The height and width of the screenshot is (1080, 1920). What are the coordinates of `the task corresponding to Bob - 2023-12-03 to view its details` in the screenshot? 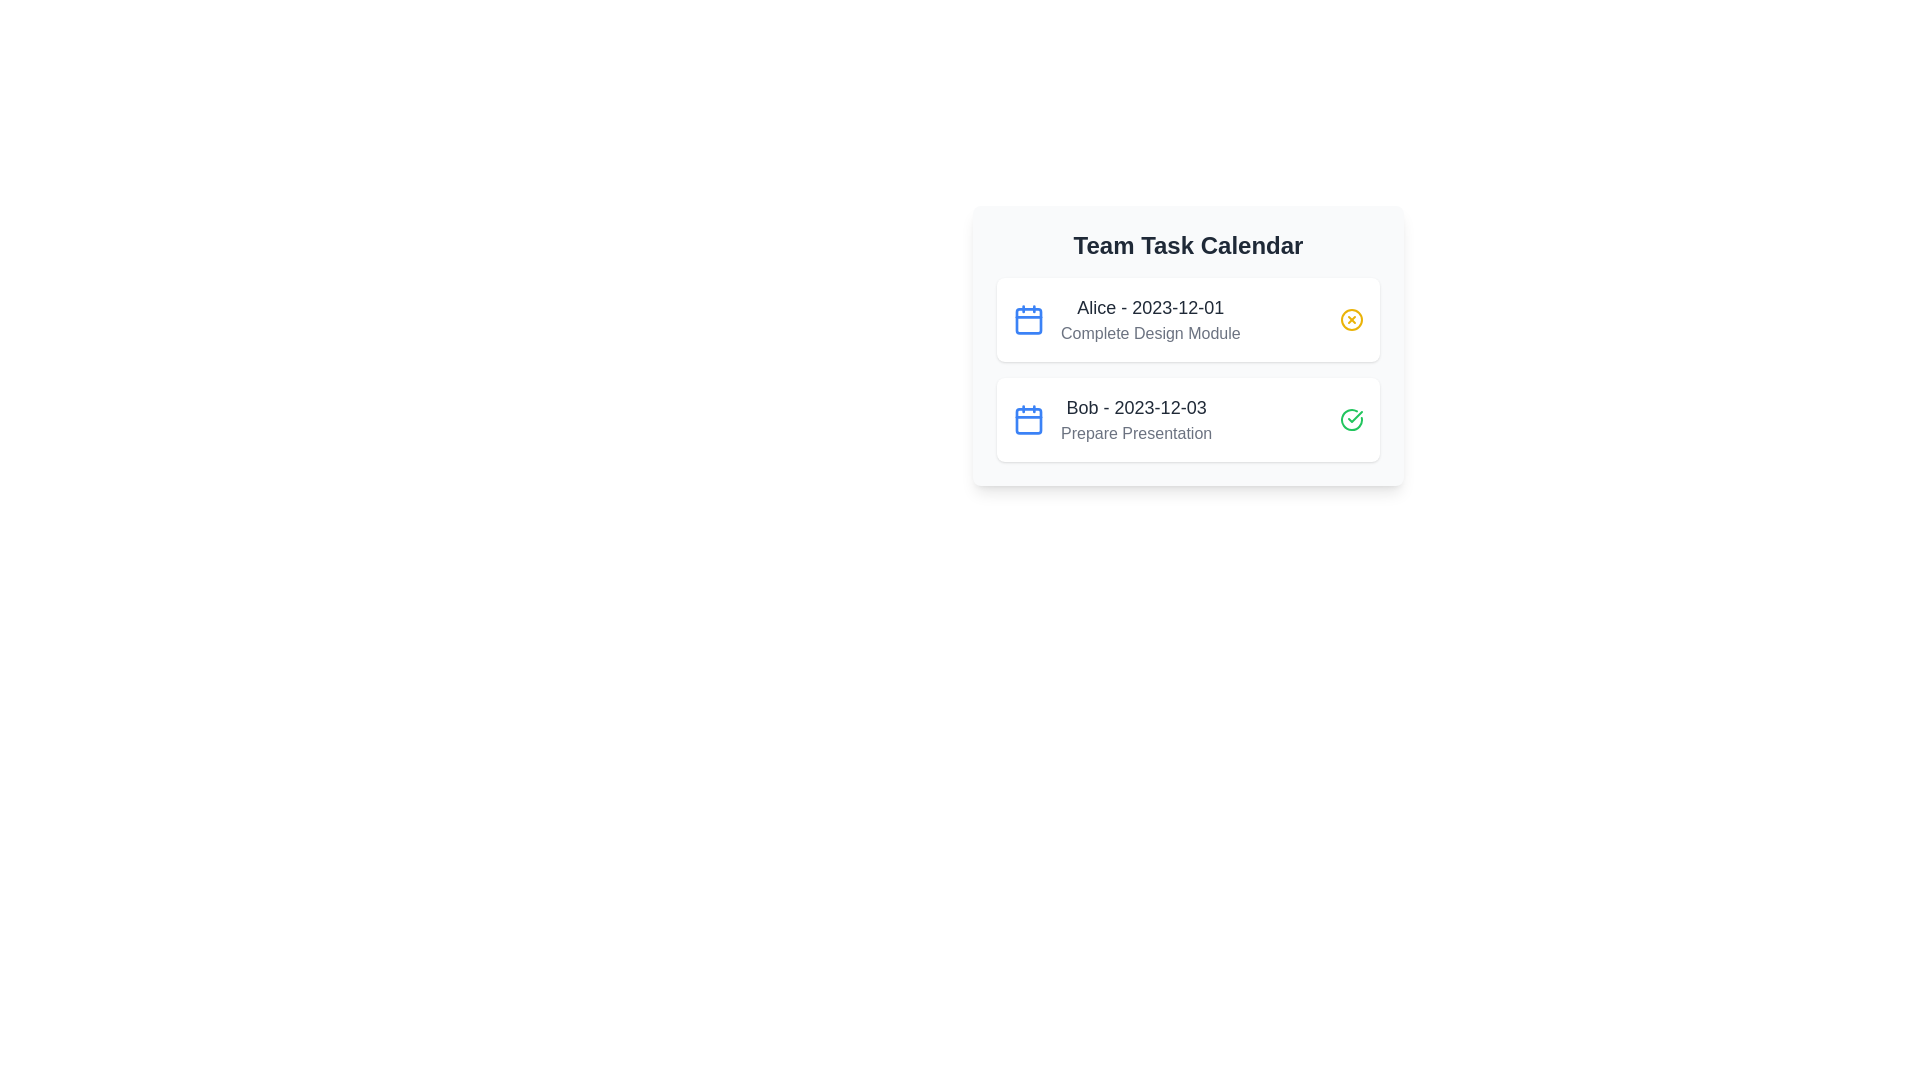 It's located at (1188, 419).